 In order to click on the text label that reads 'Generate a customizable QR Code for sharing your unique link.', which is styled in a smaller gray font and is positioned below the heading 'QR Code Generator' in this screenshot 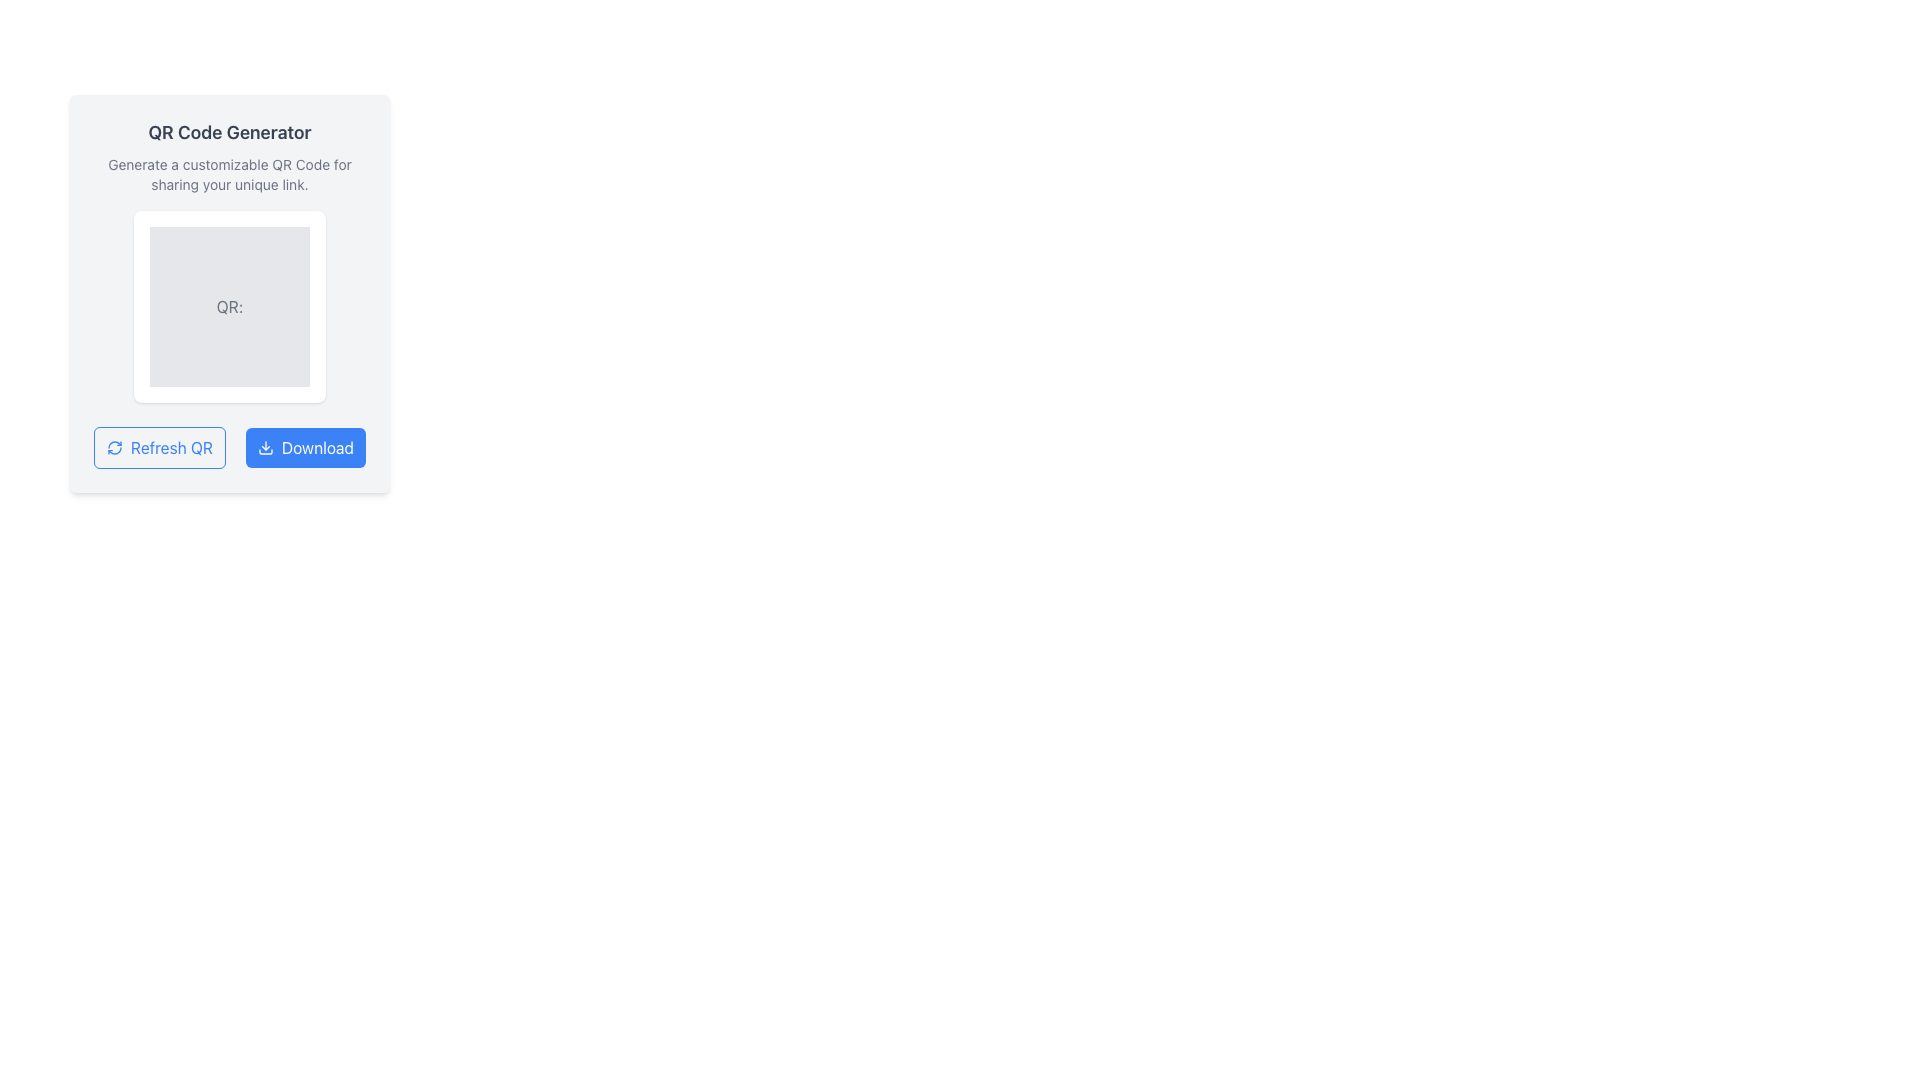, I will do `click(230, 173)`.